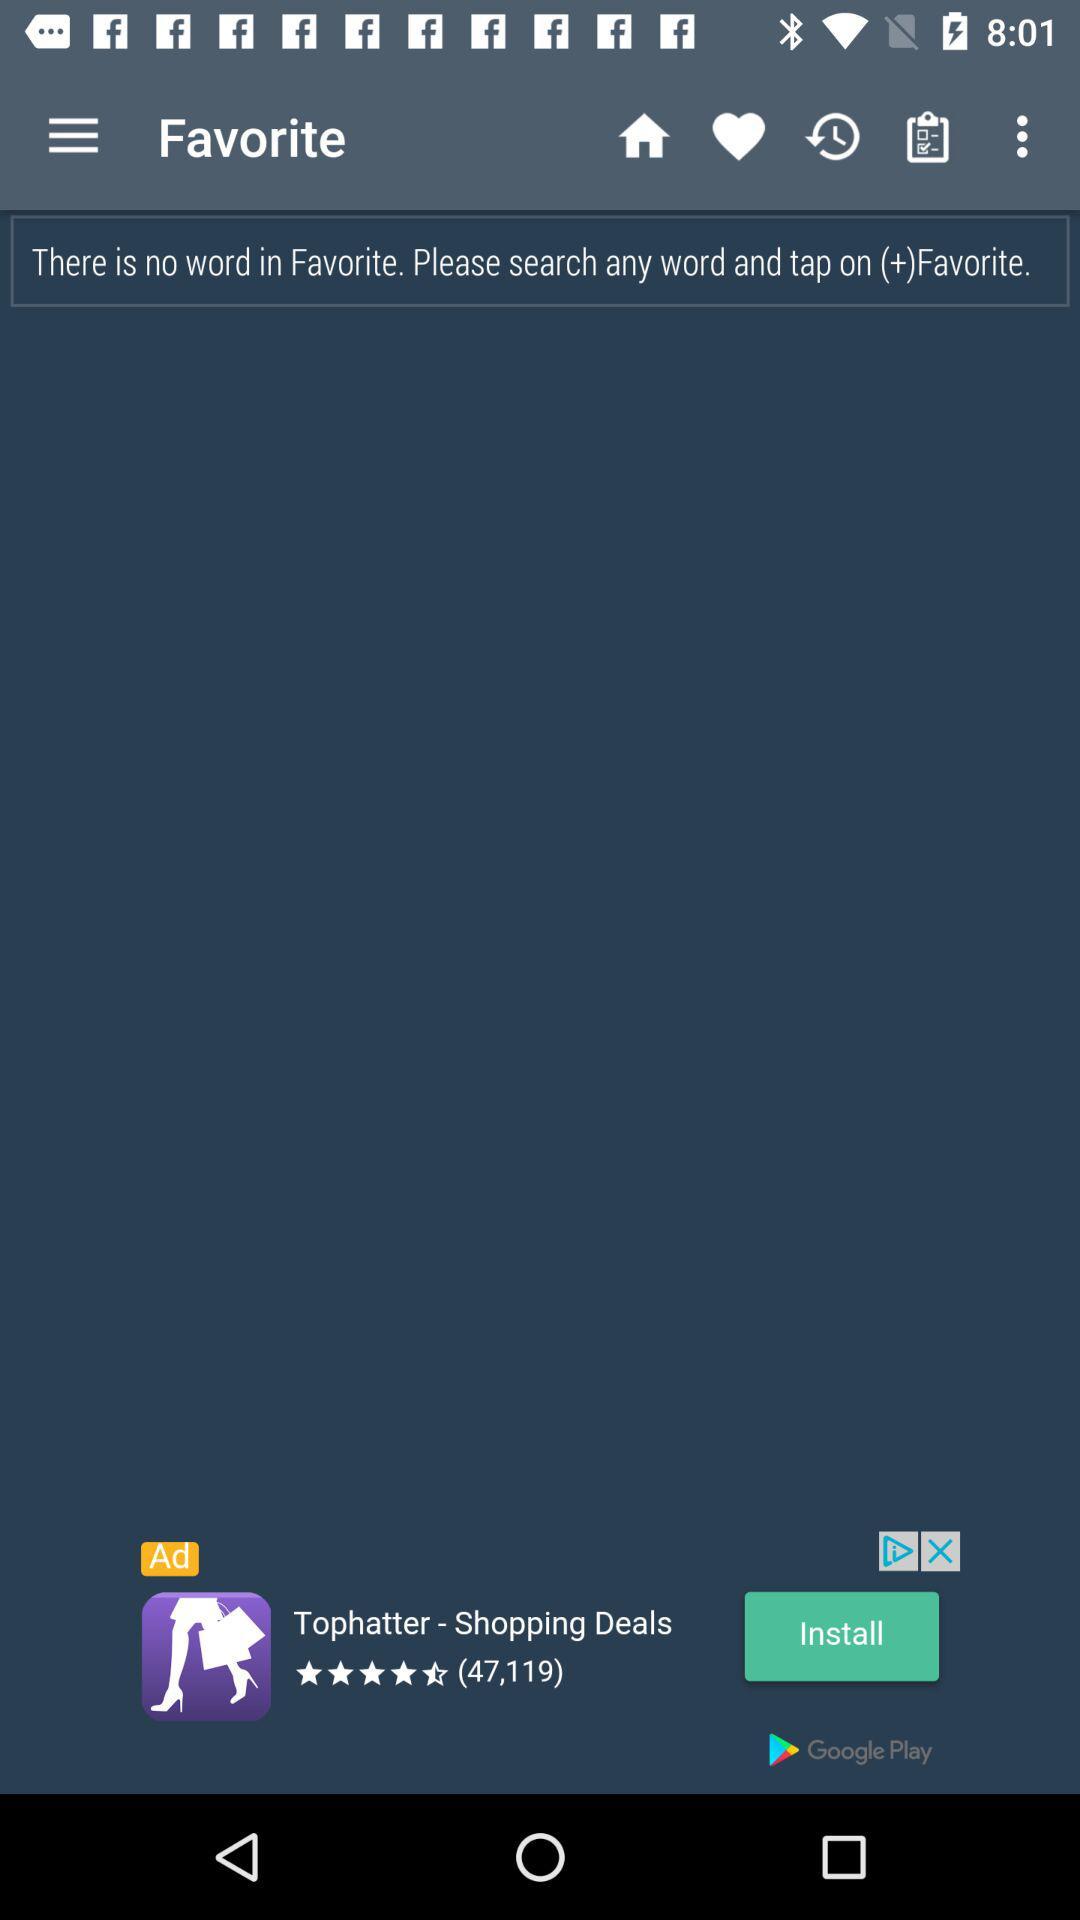 This screenshot has width=1080, height=1920. Describe the element at coordinates (540, 1662) in the screenshot. I see `open advertisement` at that location.